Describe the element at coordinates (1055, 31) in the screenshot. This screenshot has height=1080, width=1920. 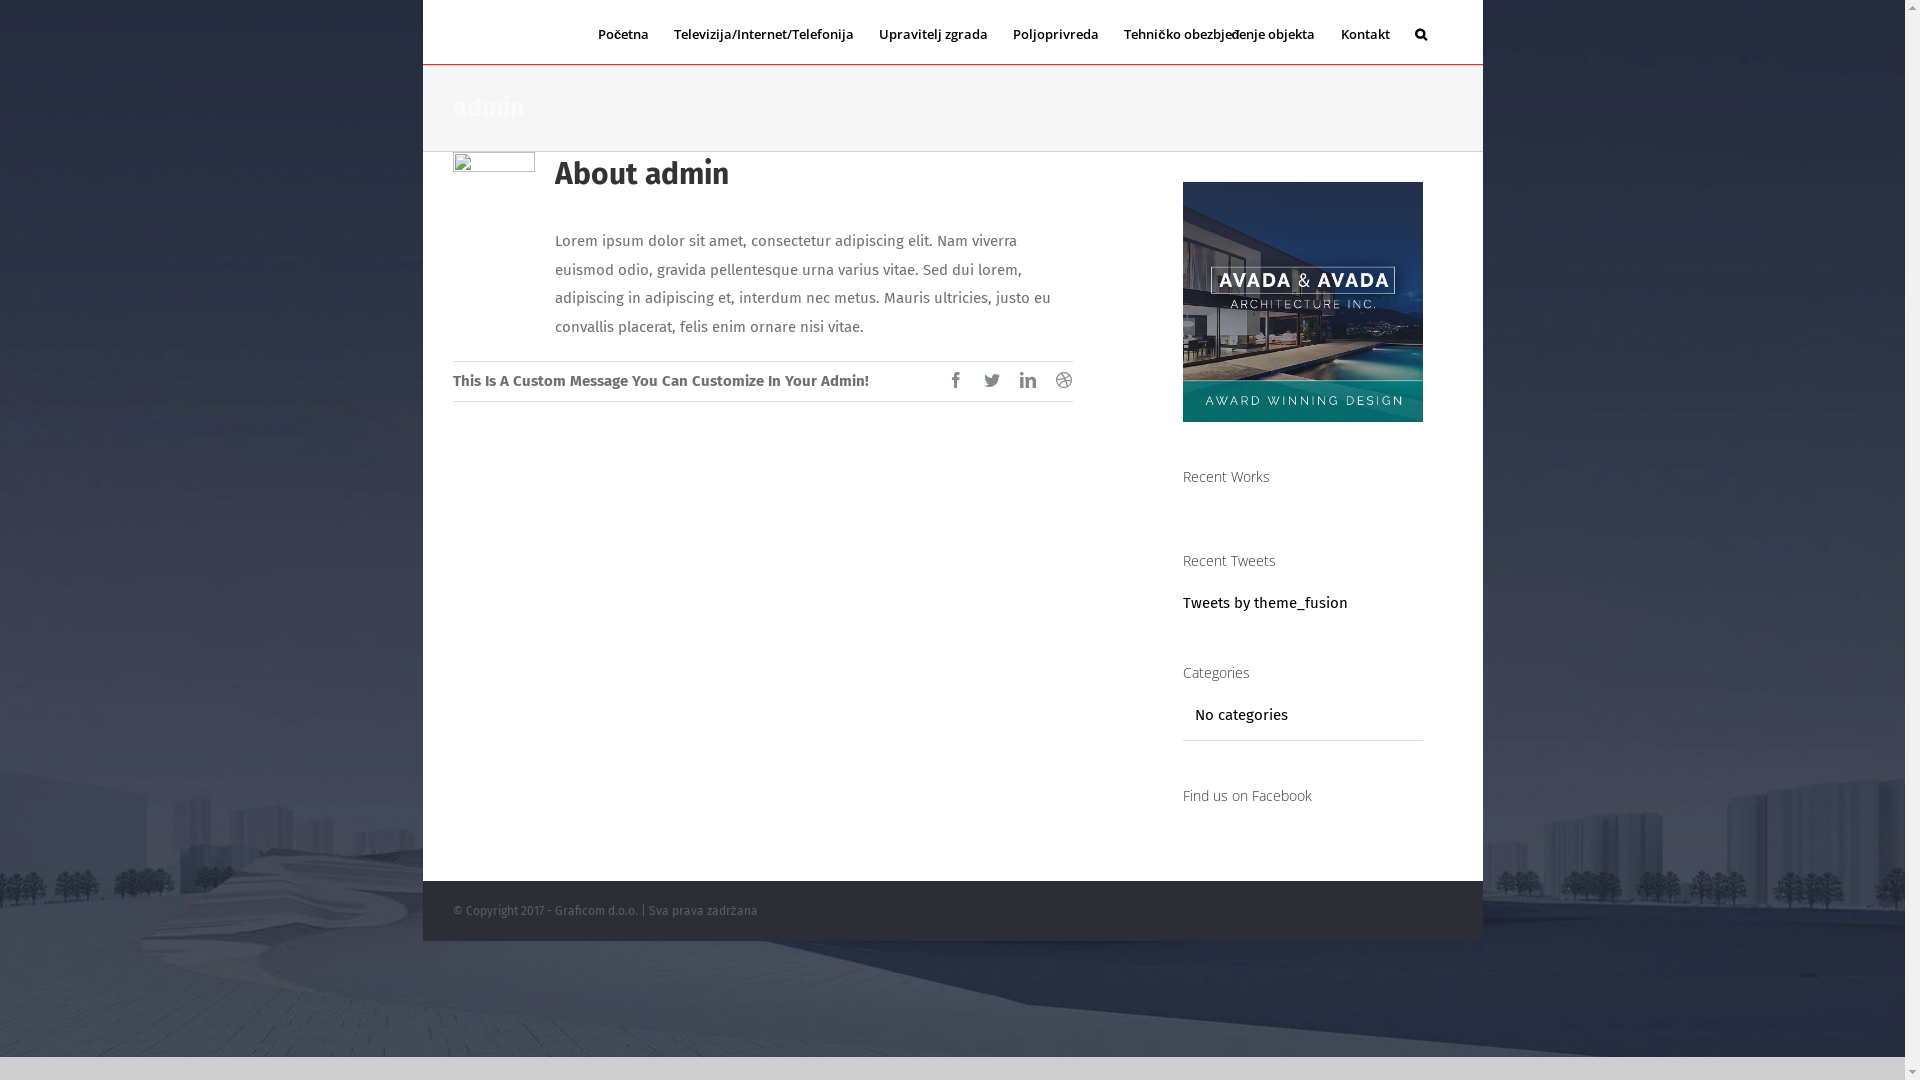
I see `'Poljoprivreda'` at that location.